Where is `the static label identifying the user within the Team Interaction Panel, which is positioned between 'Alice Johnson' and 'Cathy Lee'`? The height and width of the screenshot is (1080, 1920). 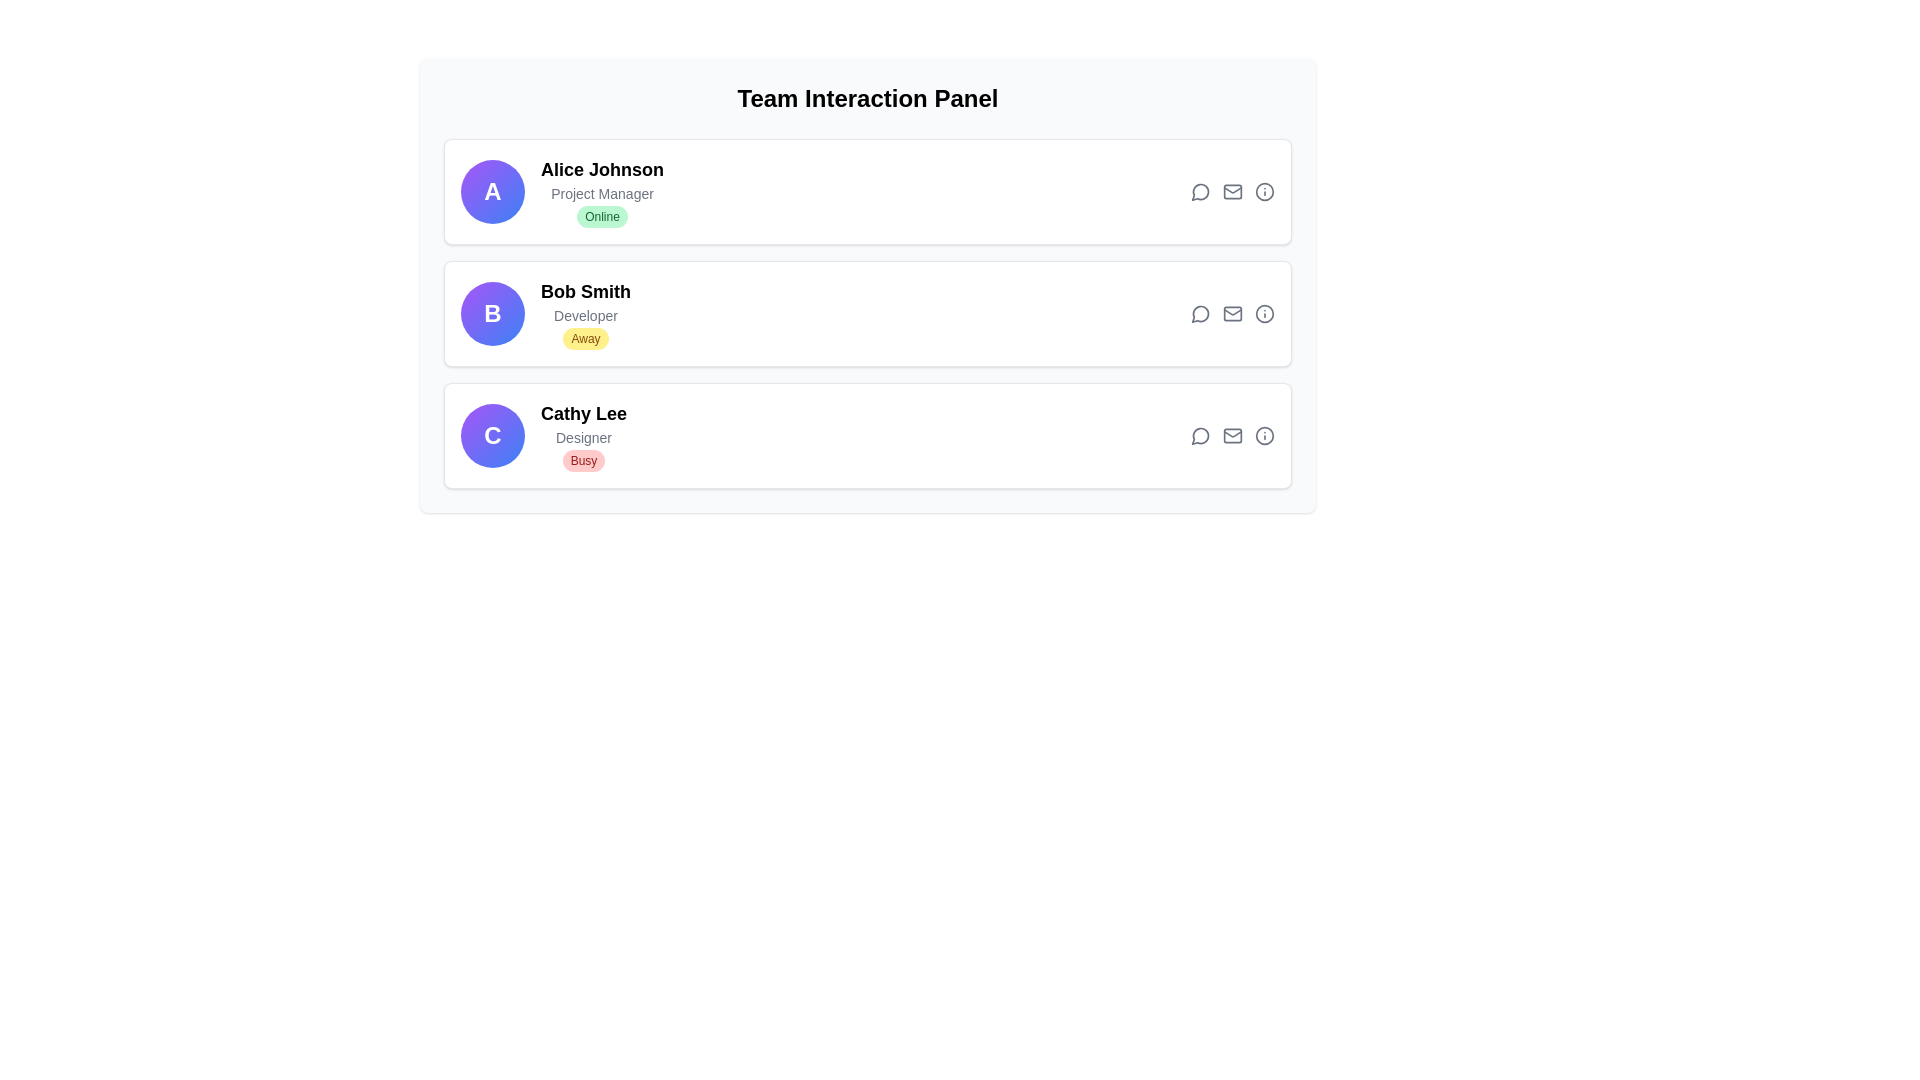 the static label identifying the user within the Team Interaction Panel, which is positioned between 'Alice Johnson' and 'Cathy Lee' is located at coordinates (584, 292).